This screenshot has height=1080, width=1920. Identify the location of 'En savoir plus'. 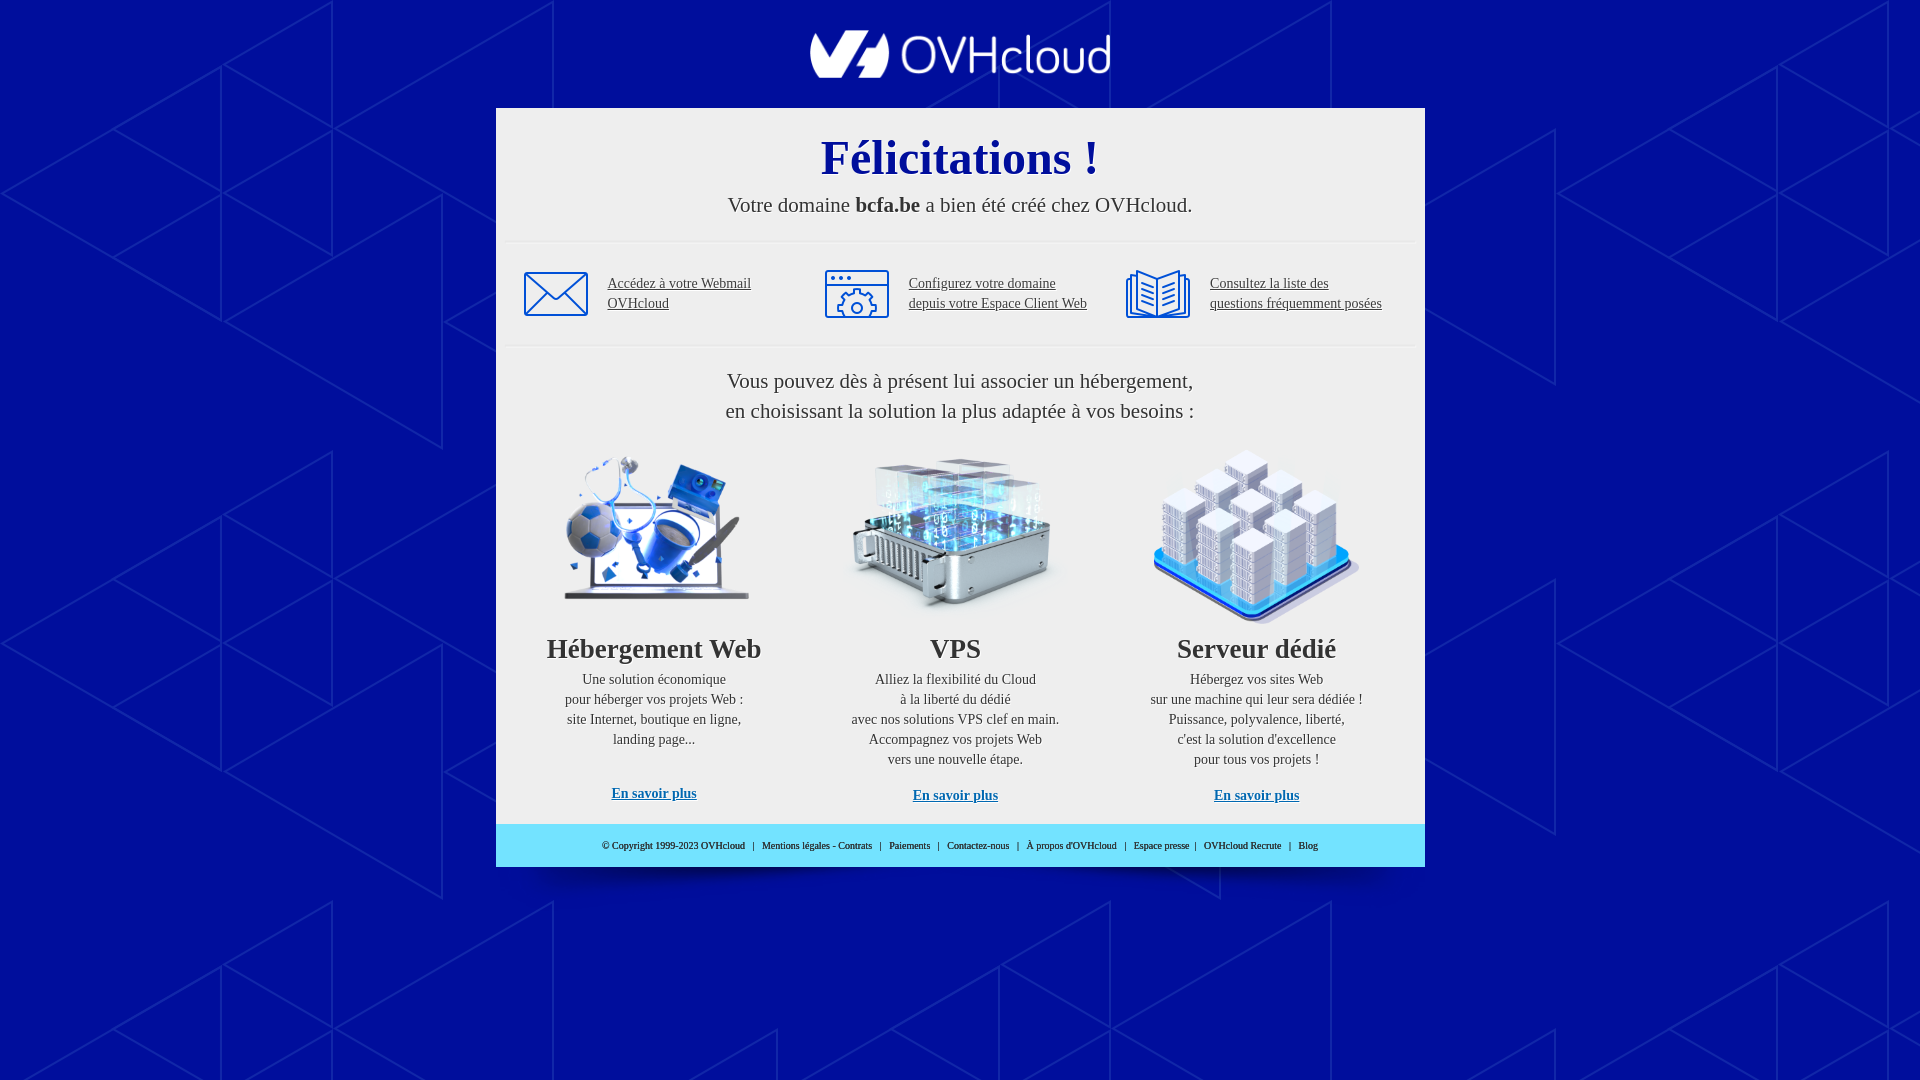
(1255, 794).